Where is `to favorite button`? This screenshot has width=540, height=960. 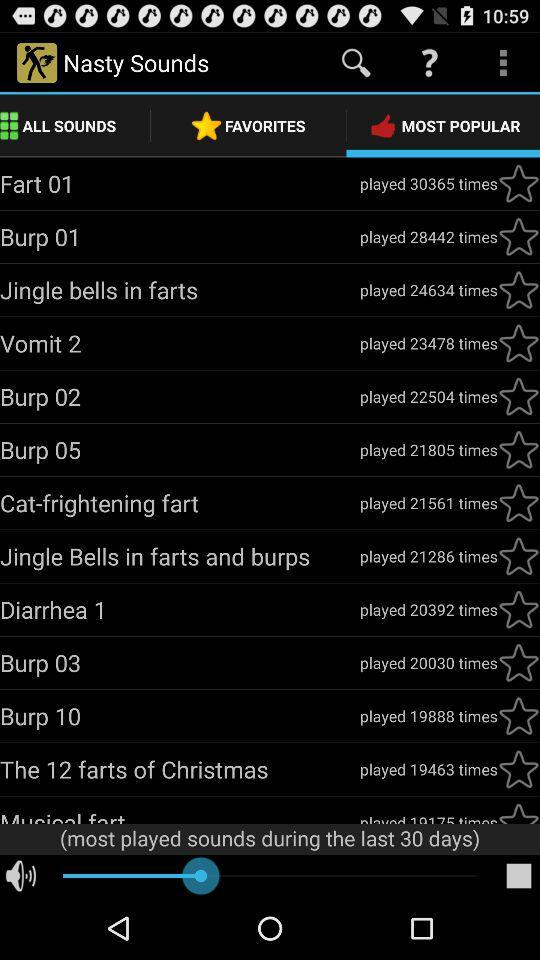
to favorite button is located at coordinates (518, 450).